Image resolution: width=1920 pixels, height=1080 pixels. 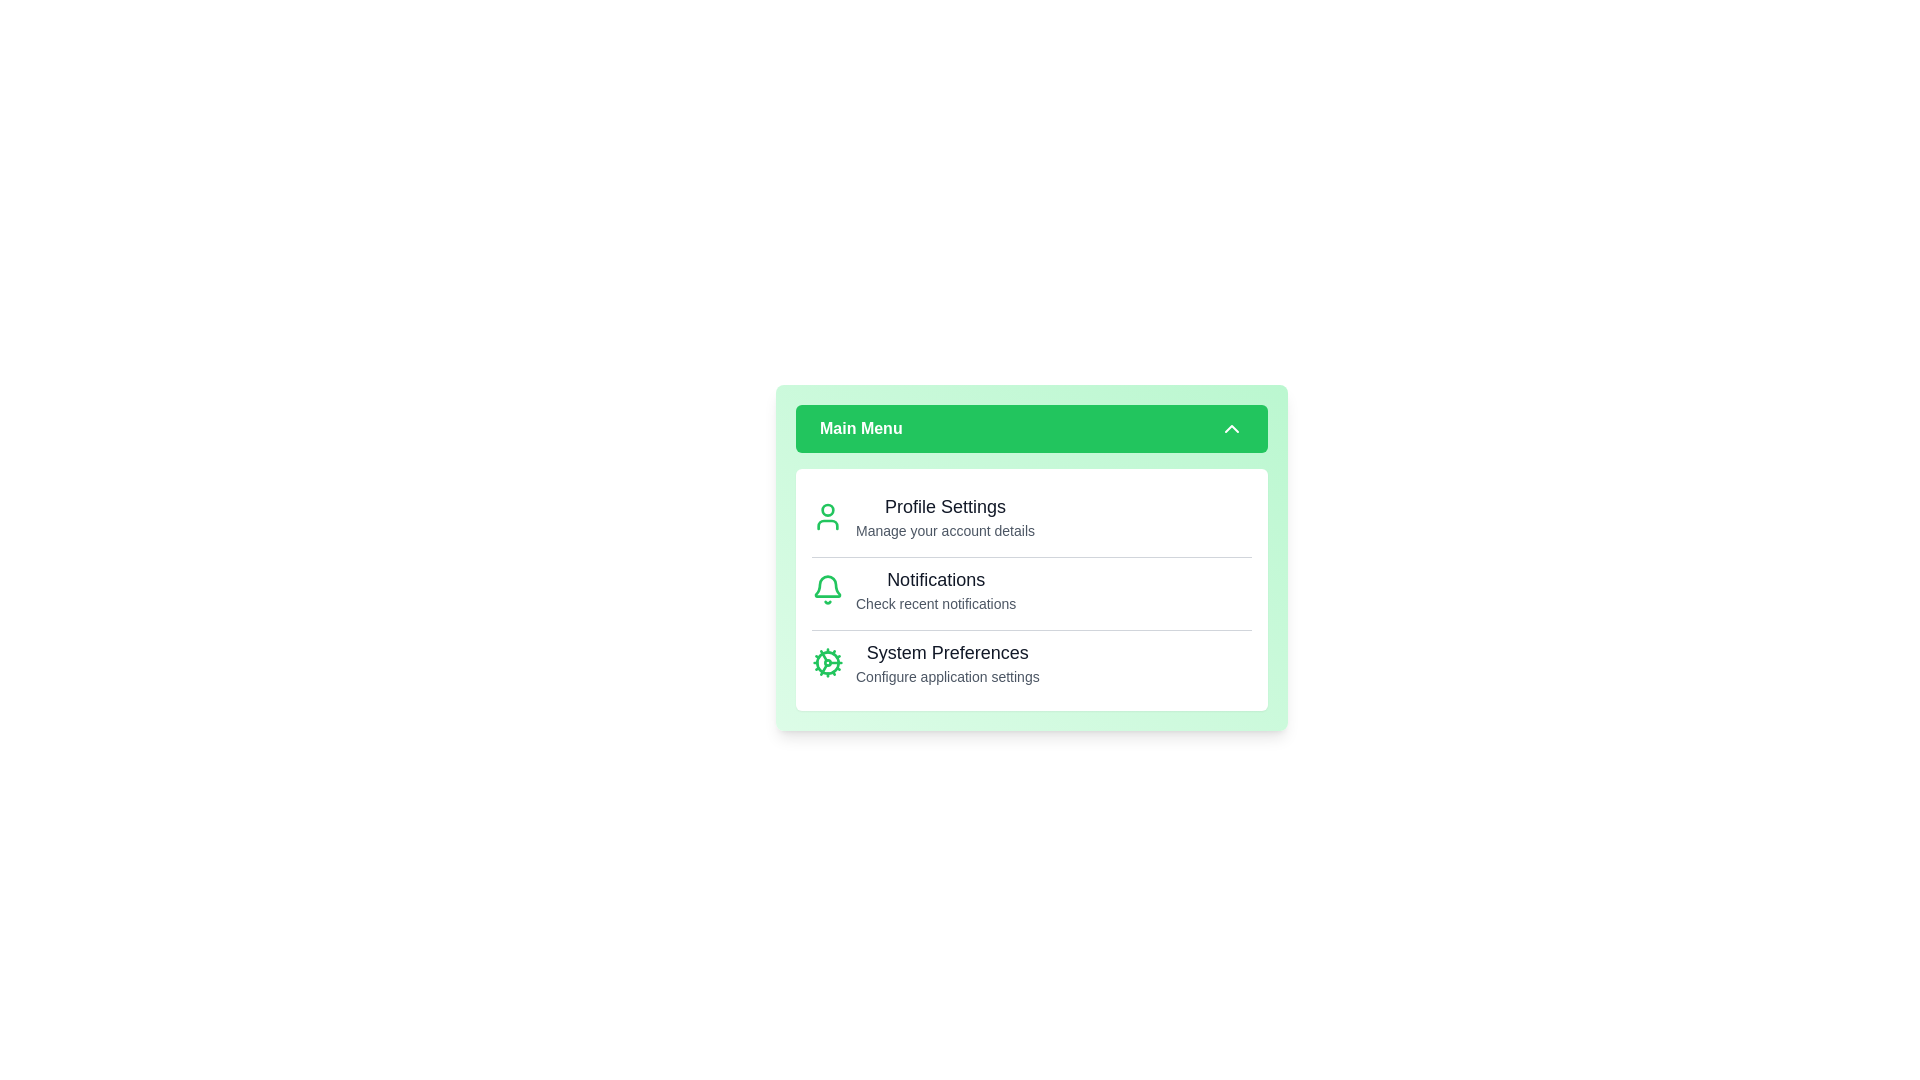 I want to click on the descriptive text under the menu item Notifications, so click(x=935, y=603).